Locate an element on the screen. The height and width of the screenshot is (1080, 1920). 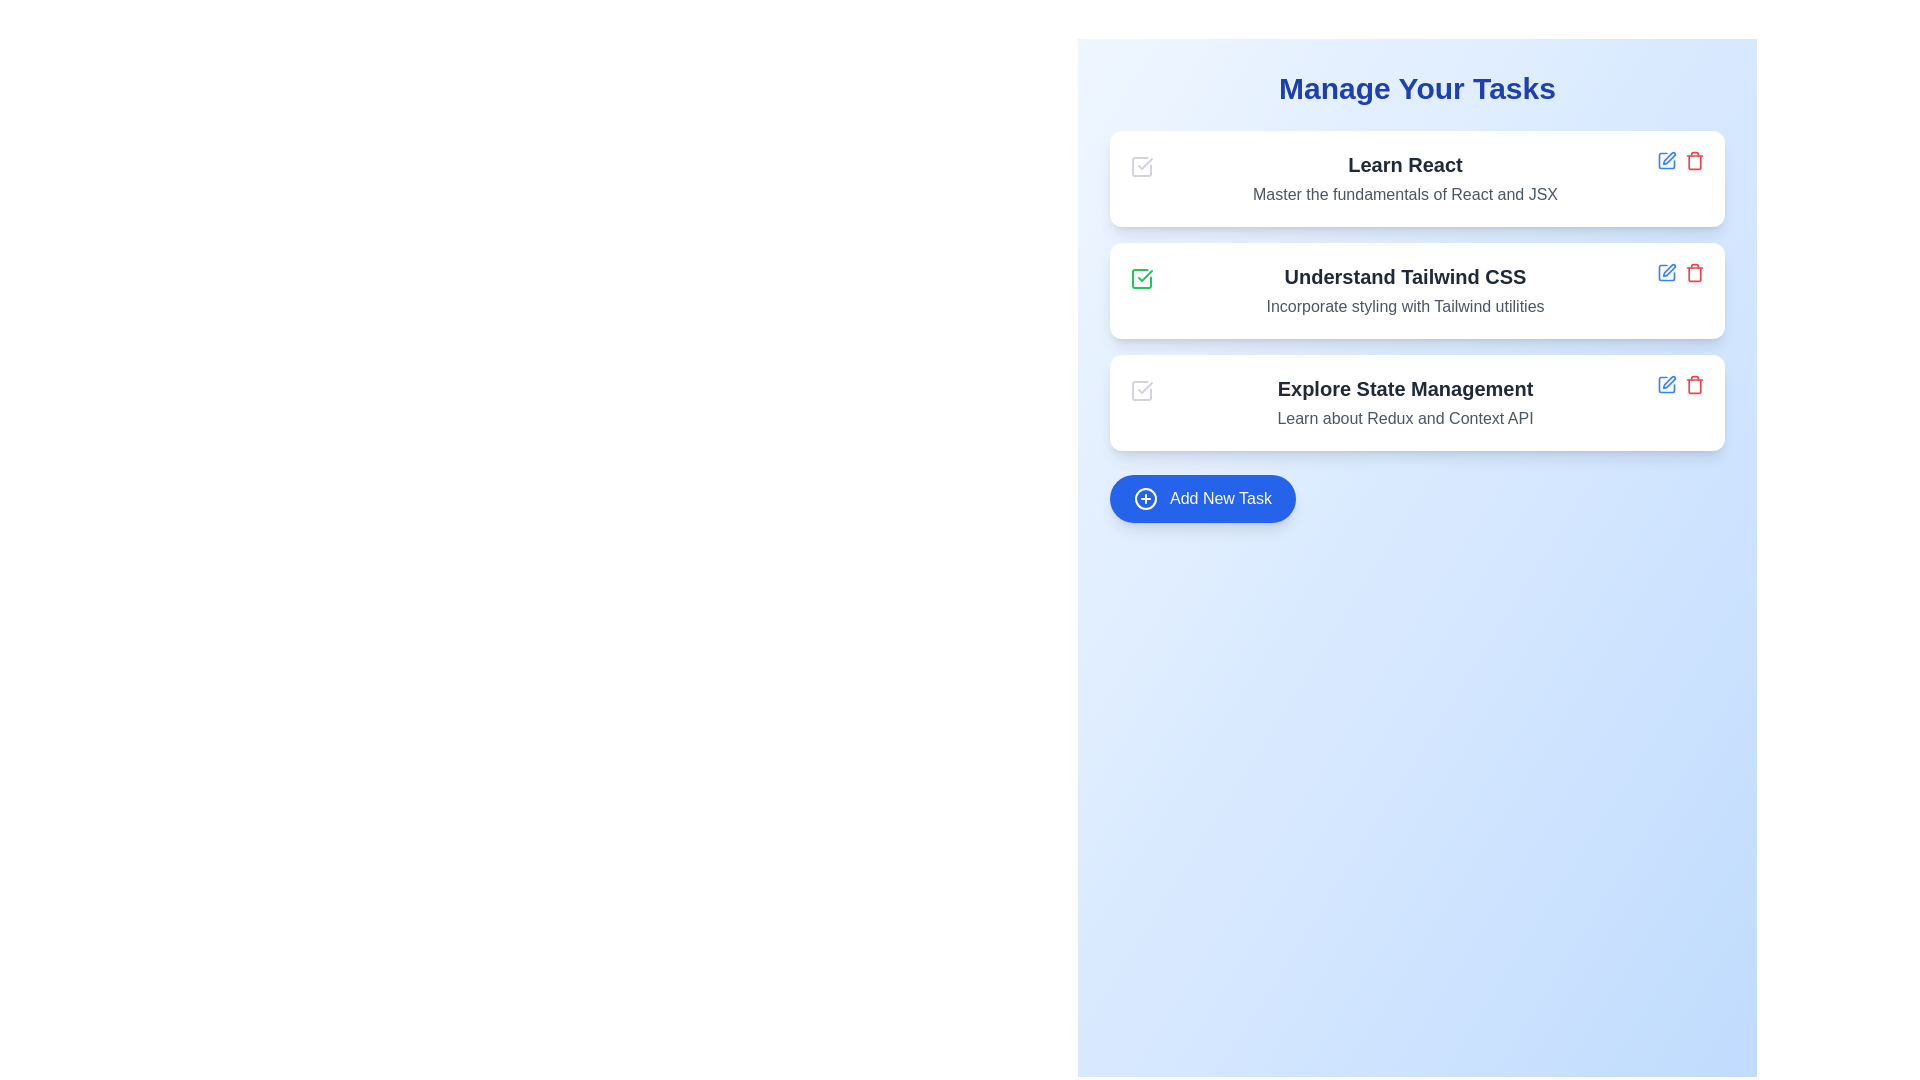
the Text display located in the third row of the task list, which provides information about state management, Redux, and Context API is located at coordinates (1404, 402).